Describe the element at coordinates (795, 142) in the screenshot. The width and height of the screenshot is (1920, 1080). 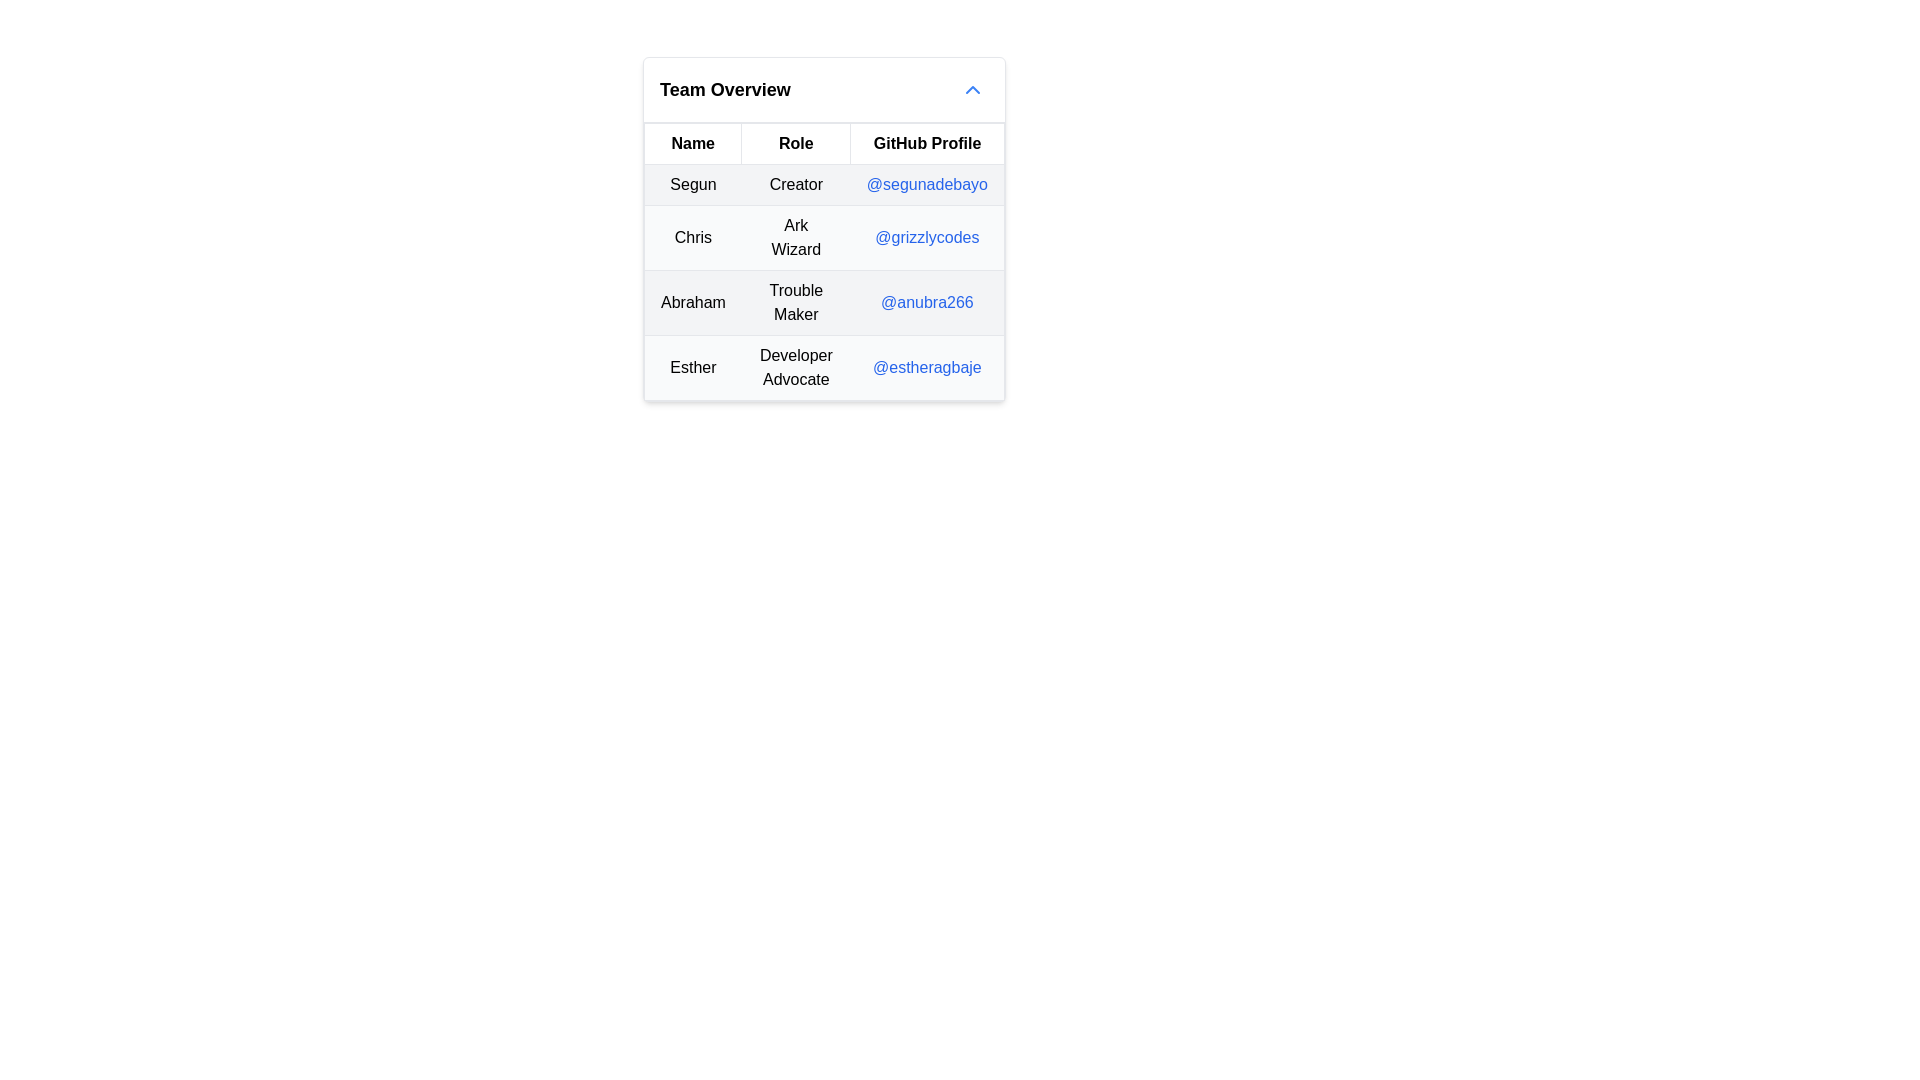
I see `text label displaying the word 'Role' which is the second item in the table header, between 'Name' and 'GitHub Profile'` at that location.